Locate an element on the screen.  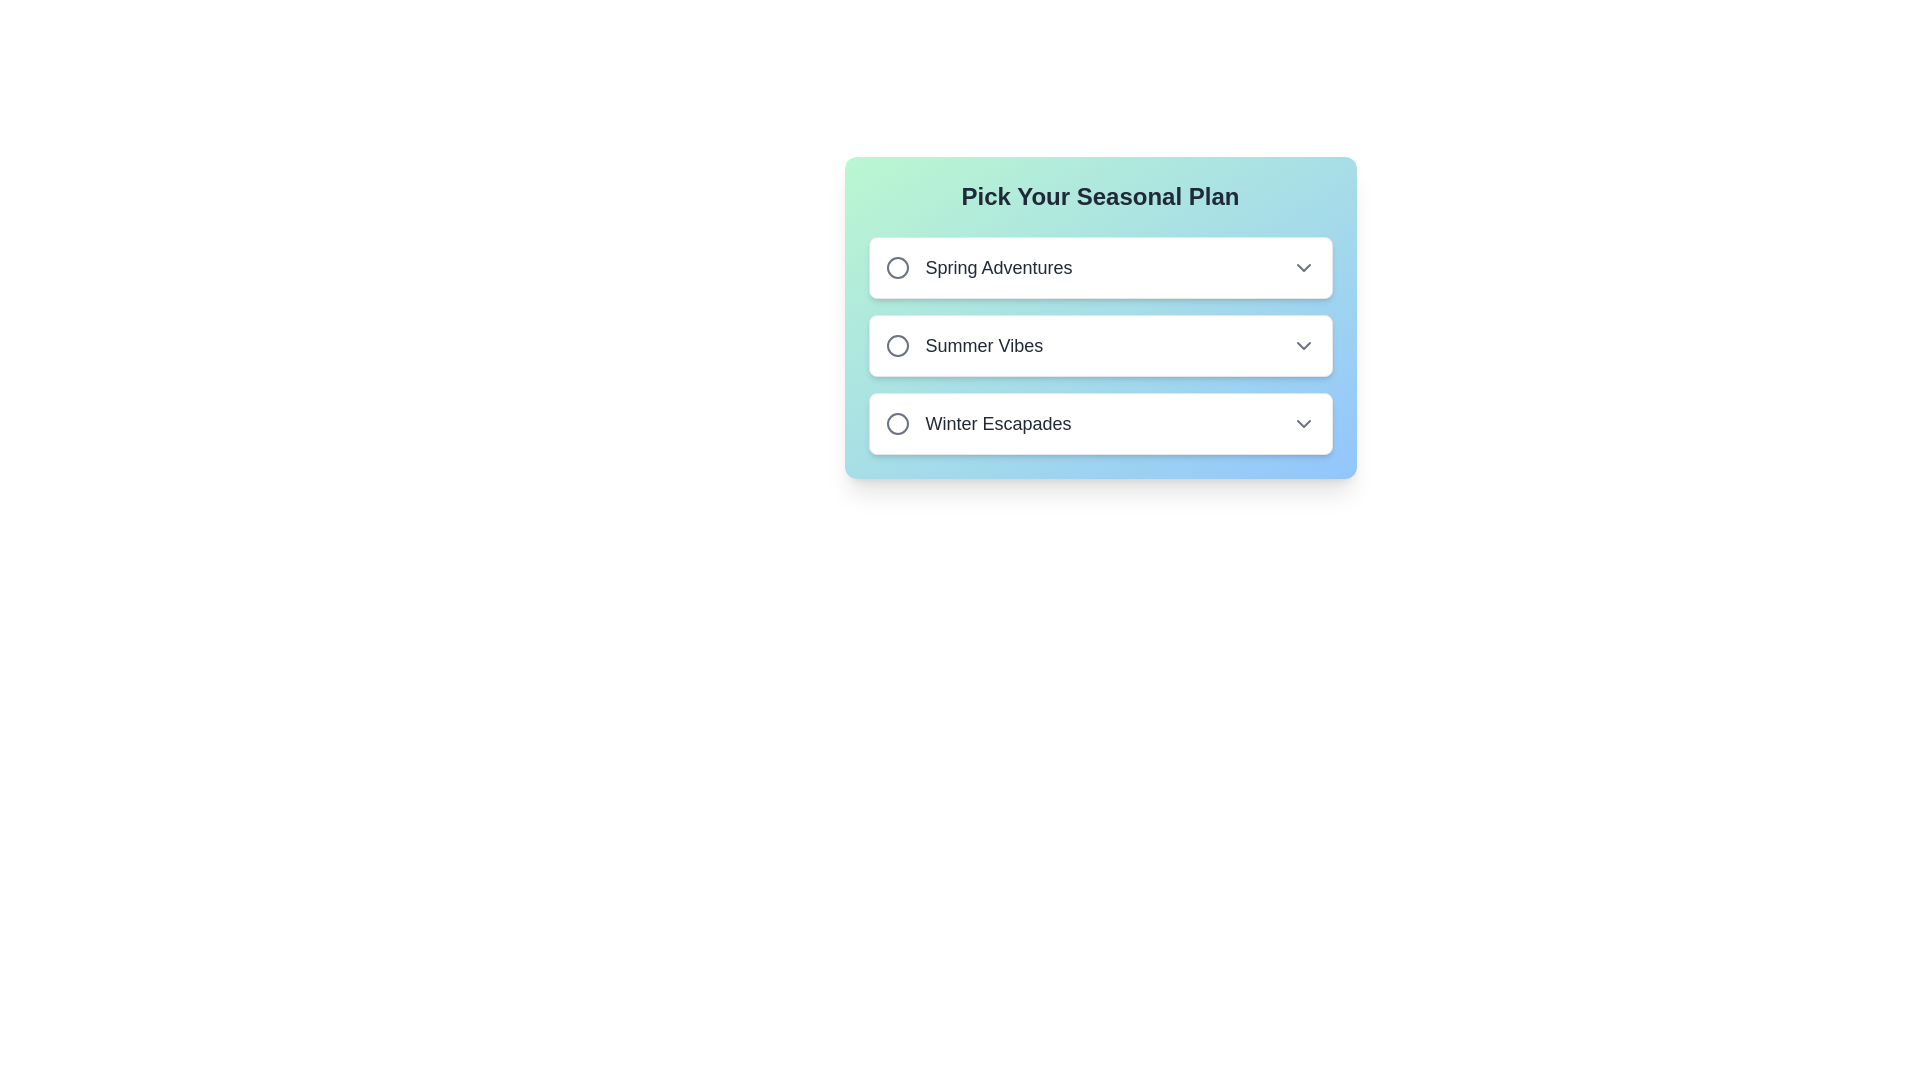
the radio button indicator for the 'Spring Adventures' option is located at coordinates (896, 266).